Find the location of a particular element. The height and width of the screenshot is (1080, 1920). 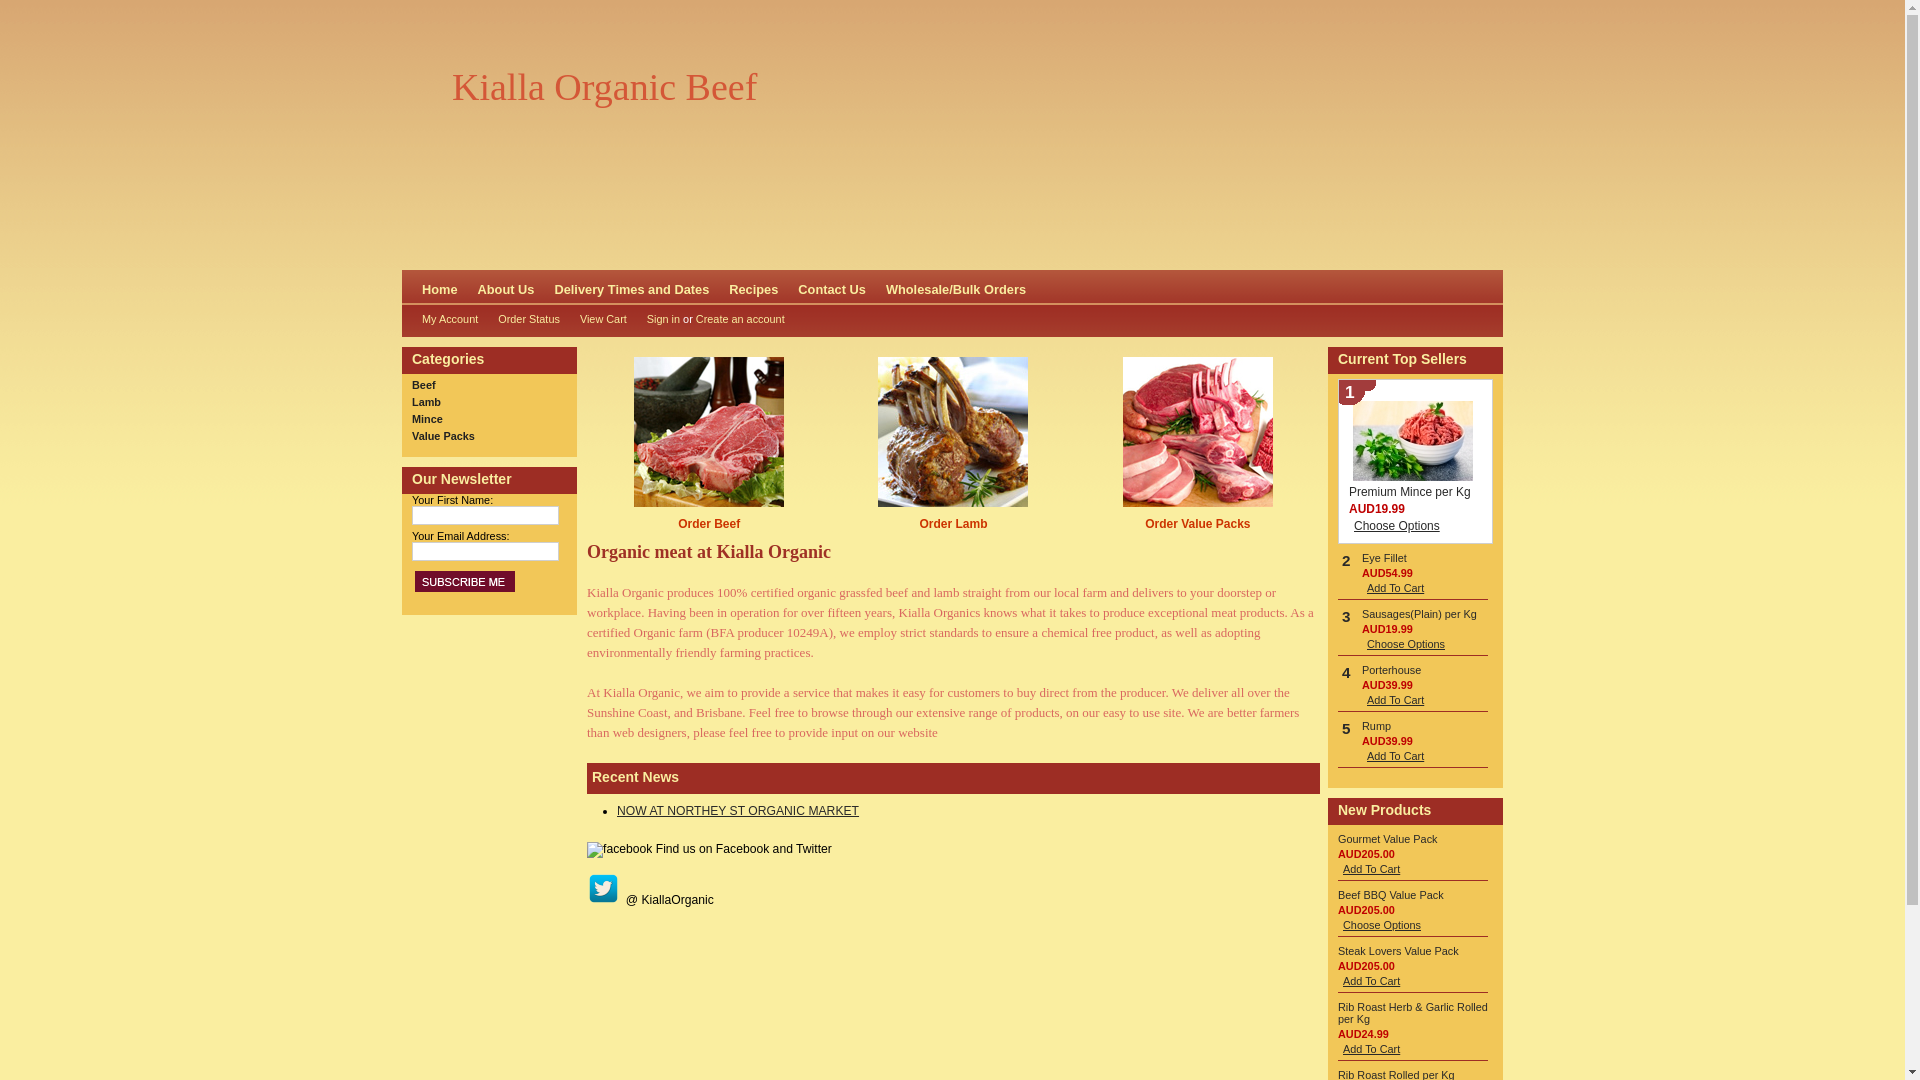

'Order Beef' is located at coordinates (709, 523).